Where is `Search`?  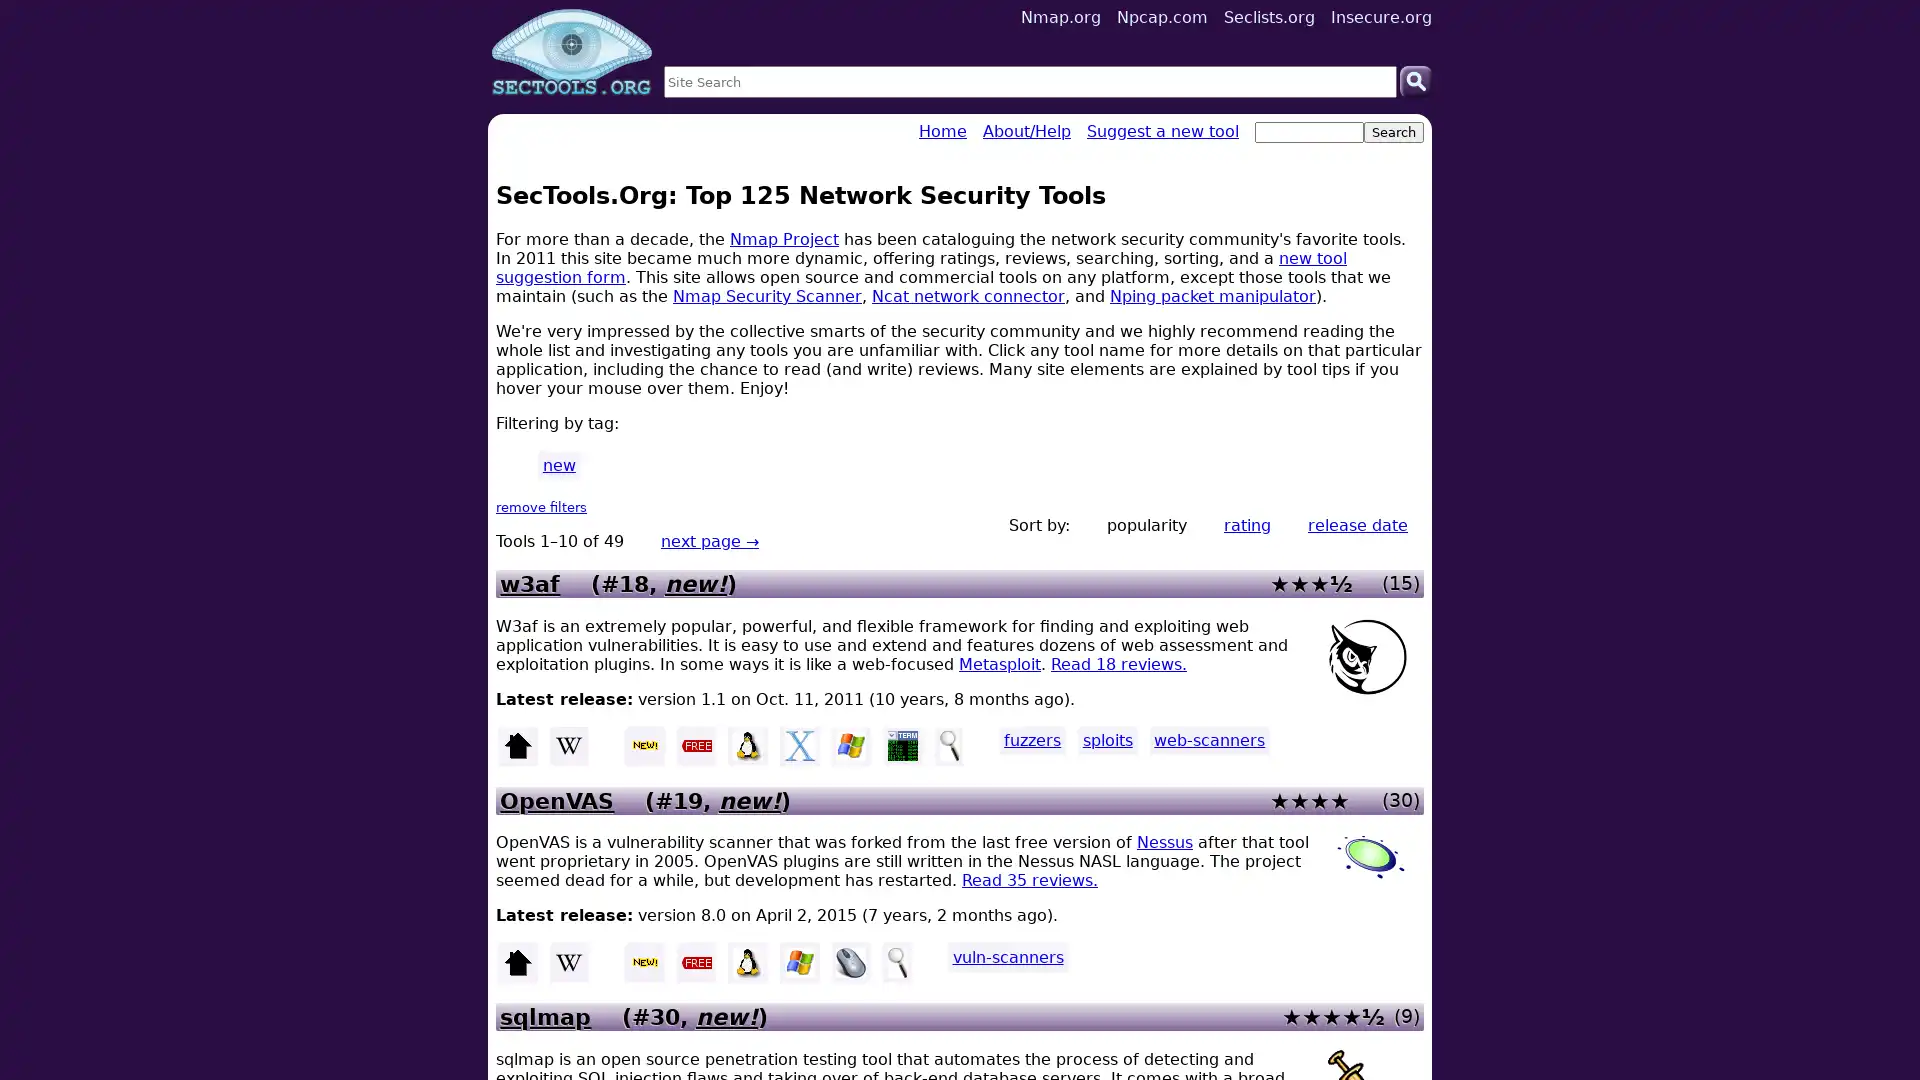 Search is located at coordinates (1415, 80).